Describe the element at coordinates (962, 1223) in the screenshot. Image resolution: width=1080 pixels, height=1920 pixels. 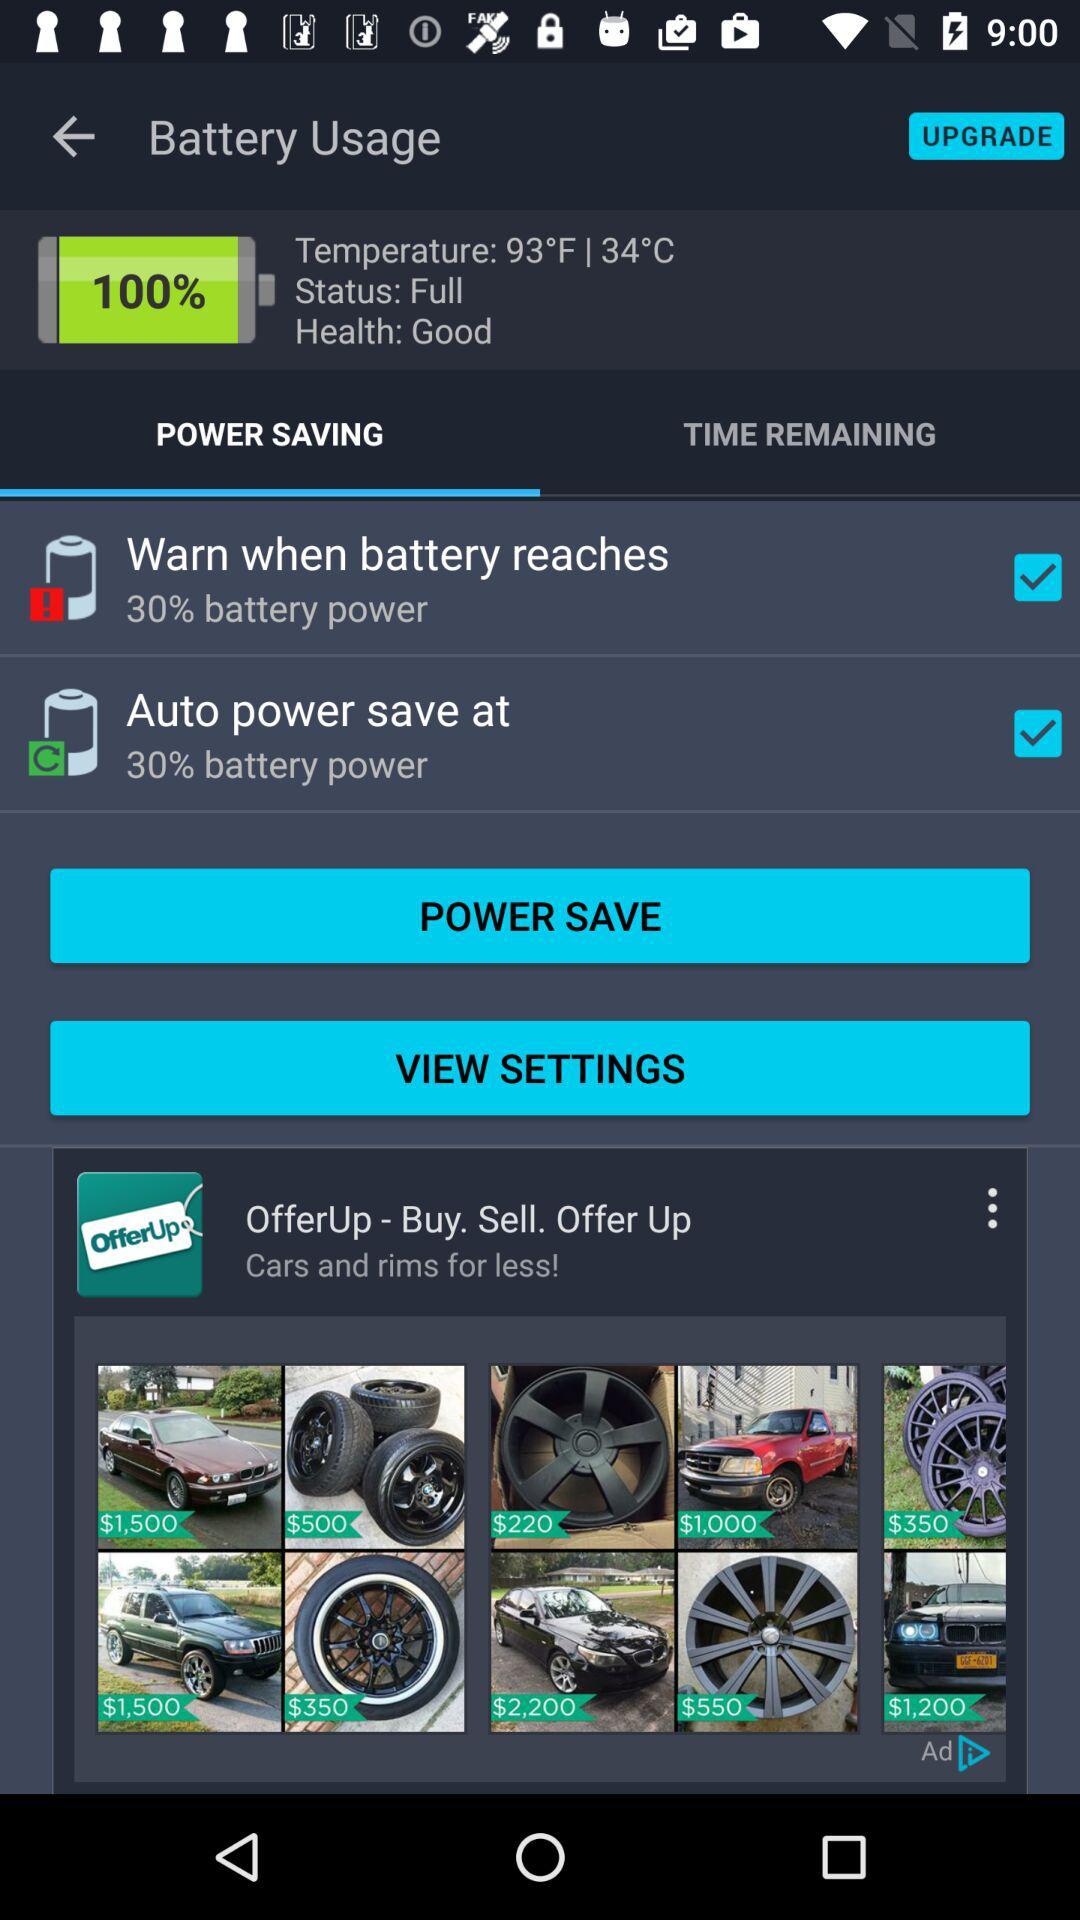
I see `the icon to the right of offerup buy sell` at that location.